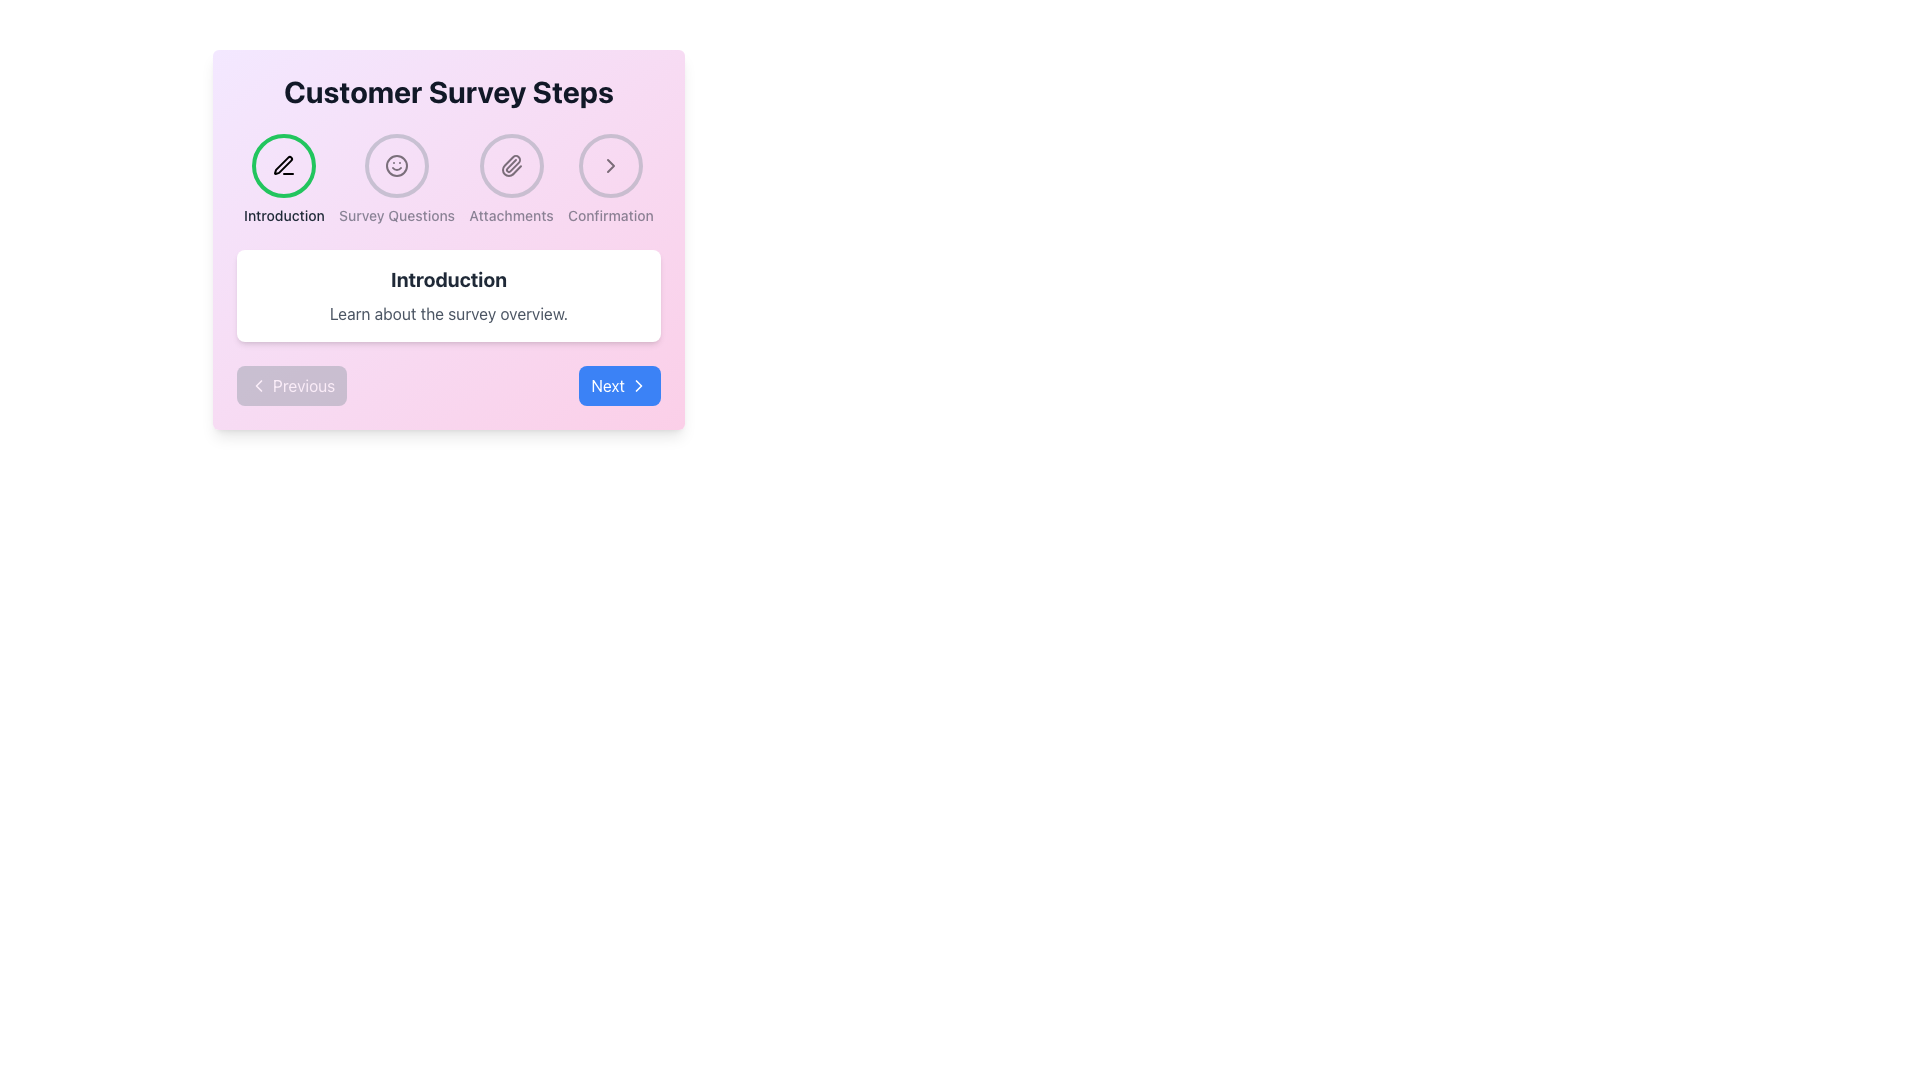 The width and height of the screenshot is (1920, 1080). I want to click on the 'Survey Questions' button when it becomes active, located between 'Introduction' and 'Attachments' in the navigation bar, so click(397, 180).